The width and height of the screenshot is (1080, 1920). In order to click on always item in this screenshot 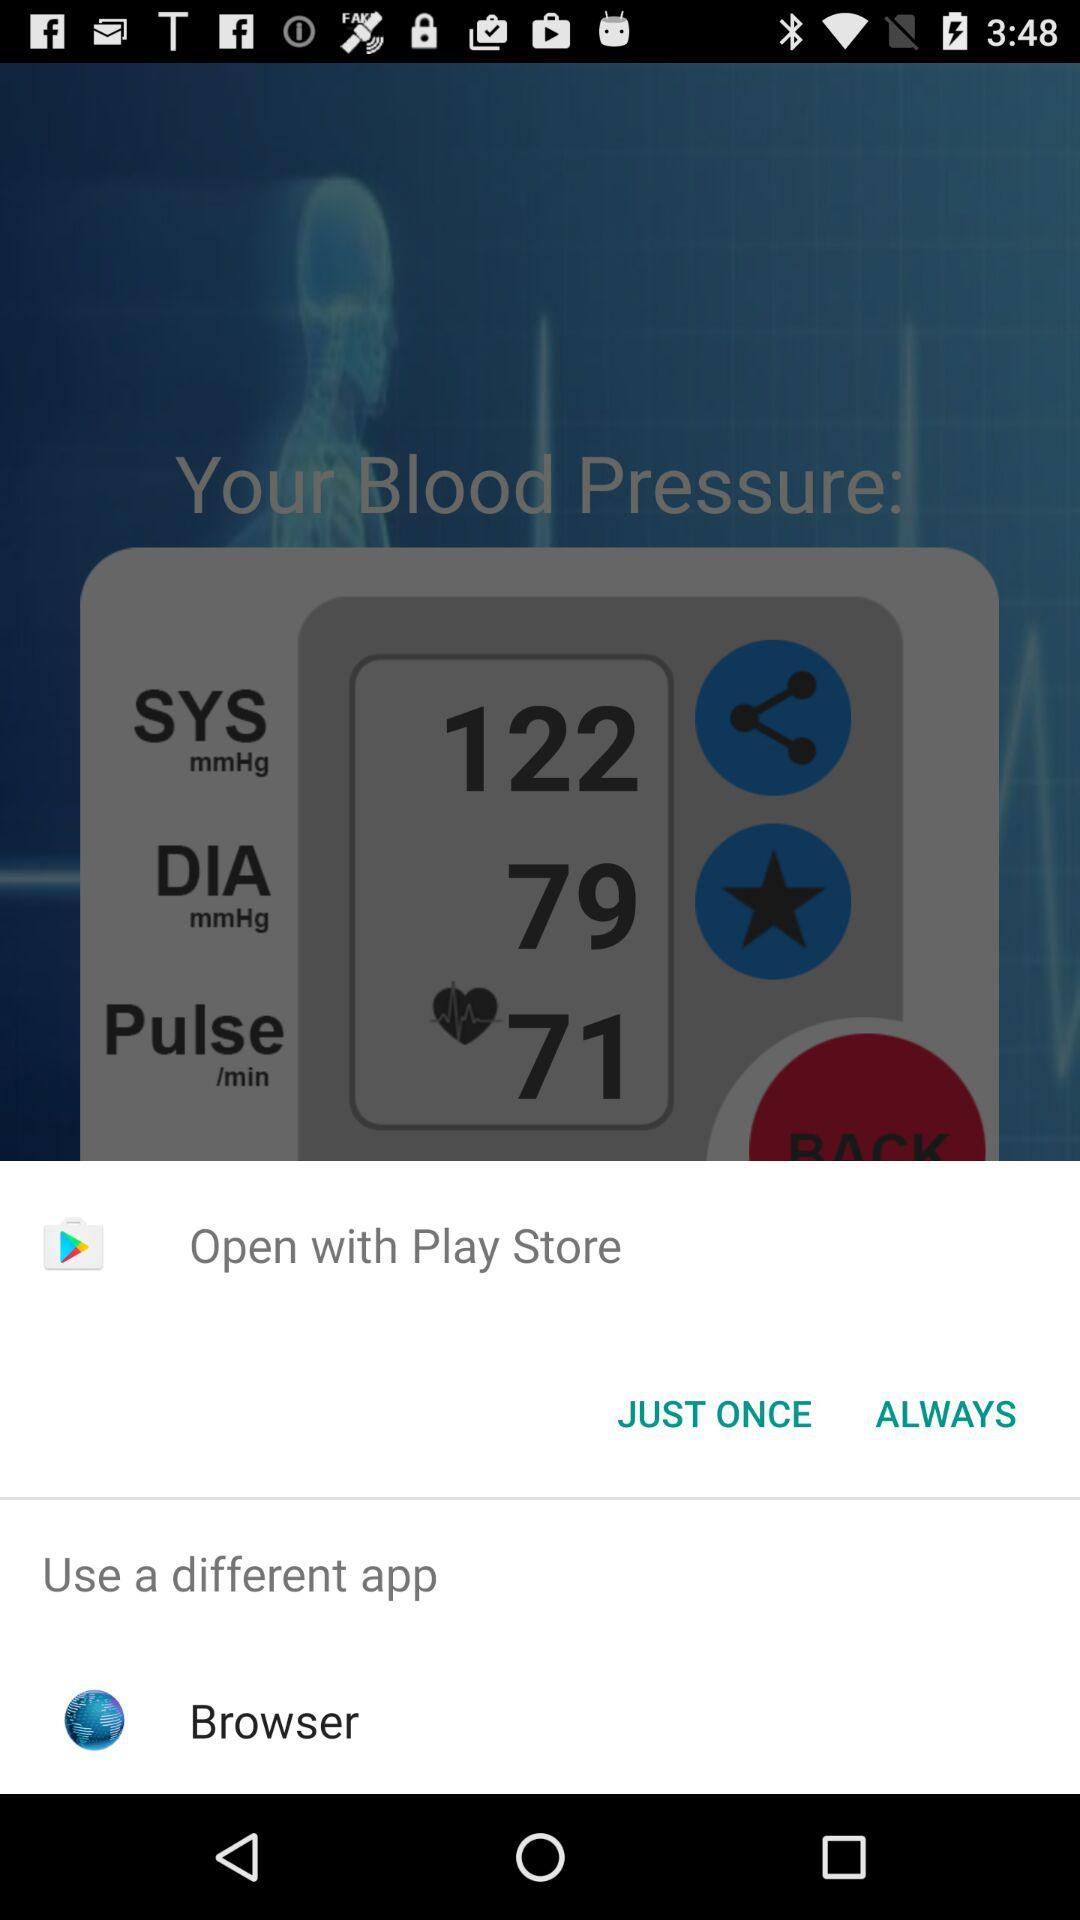, I will do `click(945, 1411)`.